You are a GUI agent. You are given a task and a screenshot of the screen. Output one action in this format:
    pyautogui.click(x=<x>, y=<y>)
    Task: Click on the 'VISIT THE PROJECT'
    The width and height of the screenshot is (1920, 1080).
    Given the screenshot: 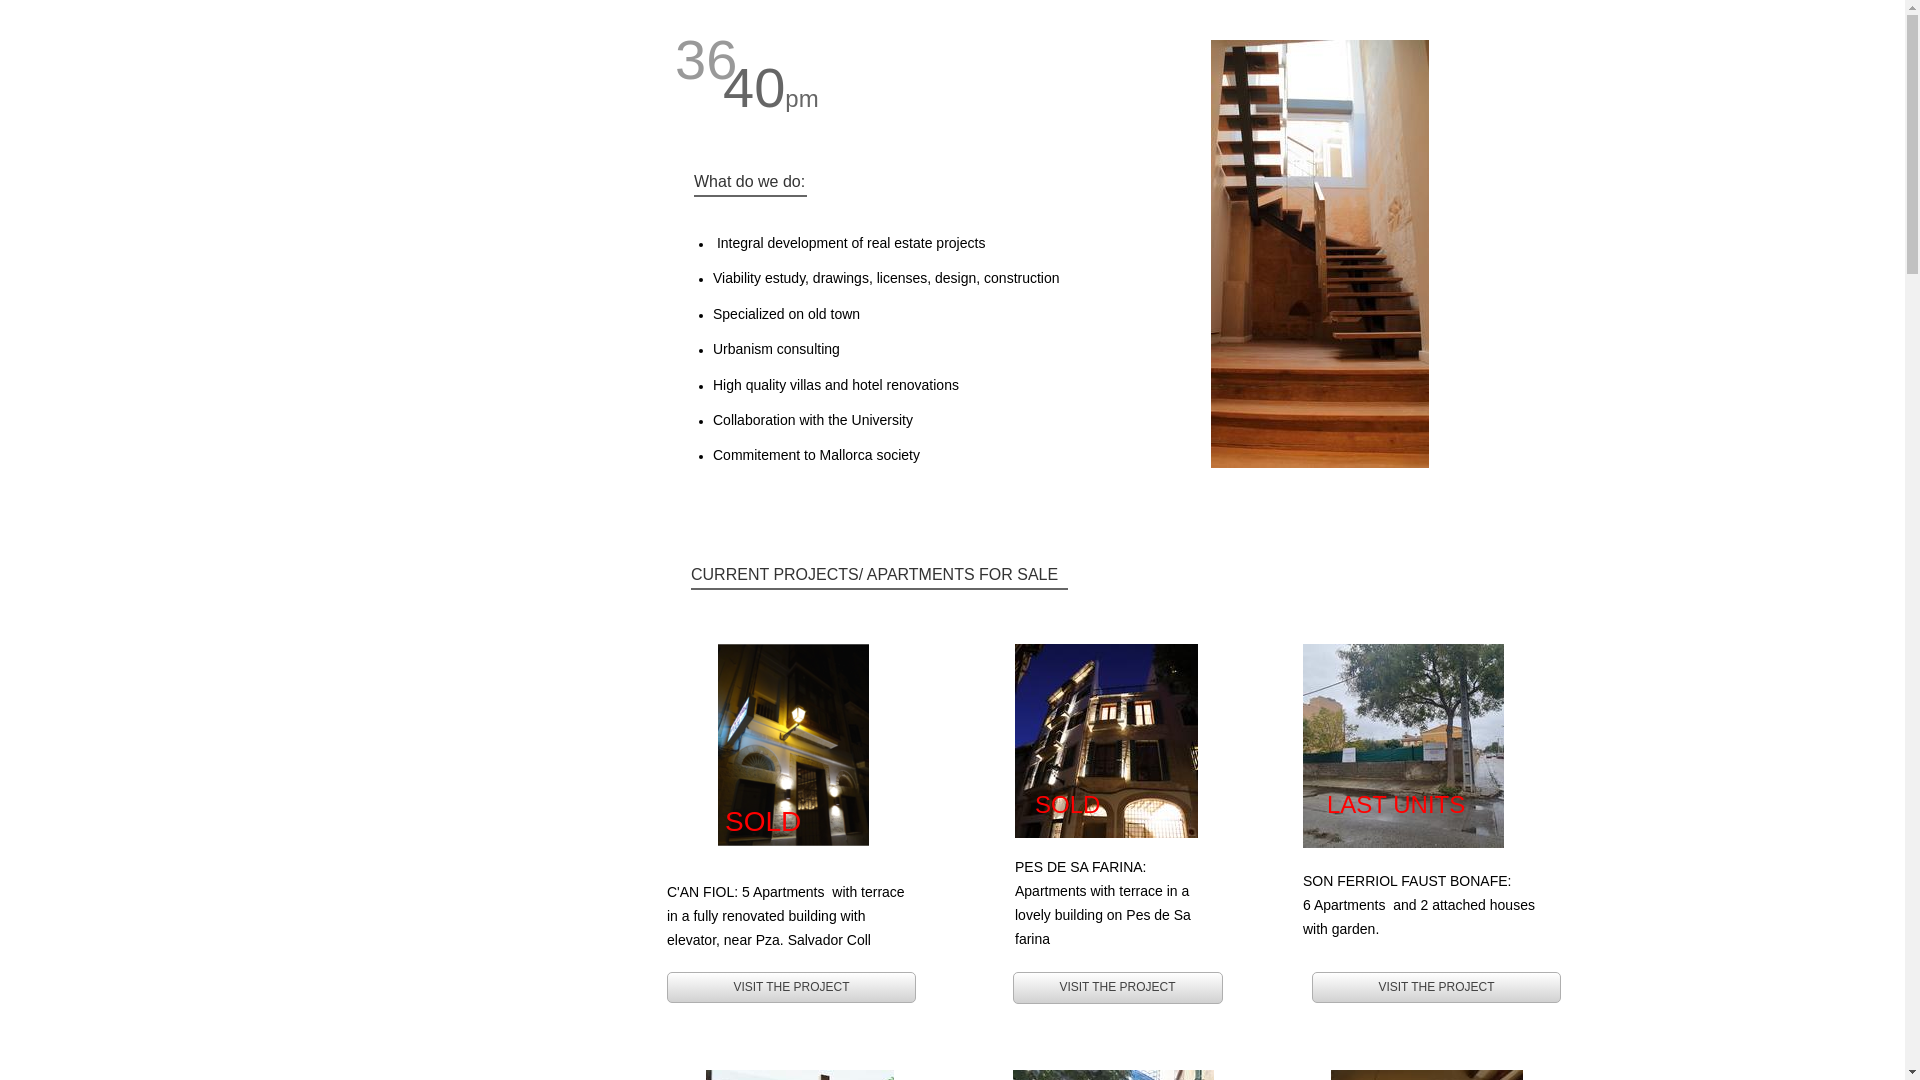 What is the action you would take?
    pyautogui.click(x=1311, y=986)
    